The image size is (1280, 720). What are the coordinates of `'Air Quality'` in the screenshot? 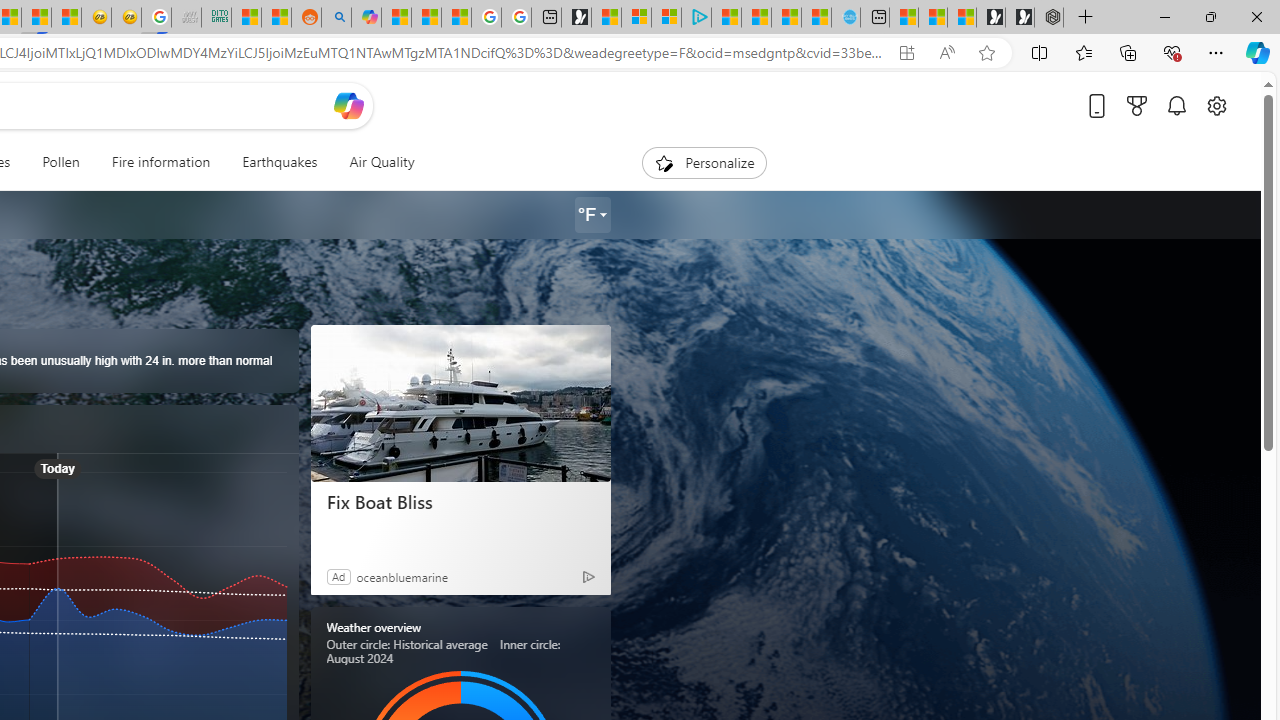 It's located at (373, 162).